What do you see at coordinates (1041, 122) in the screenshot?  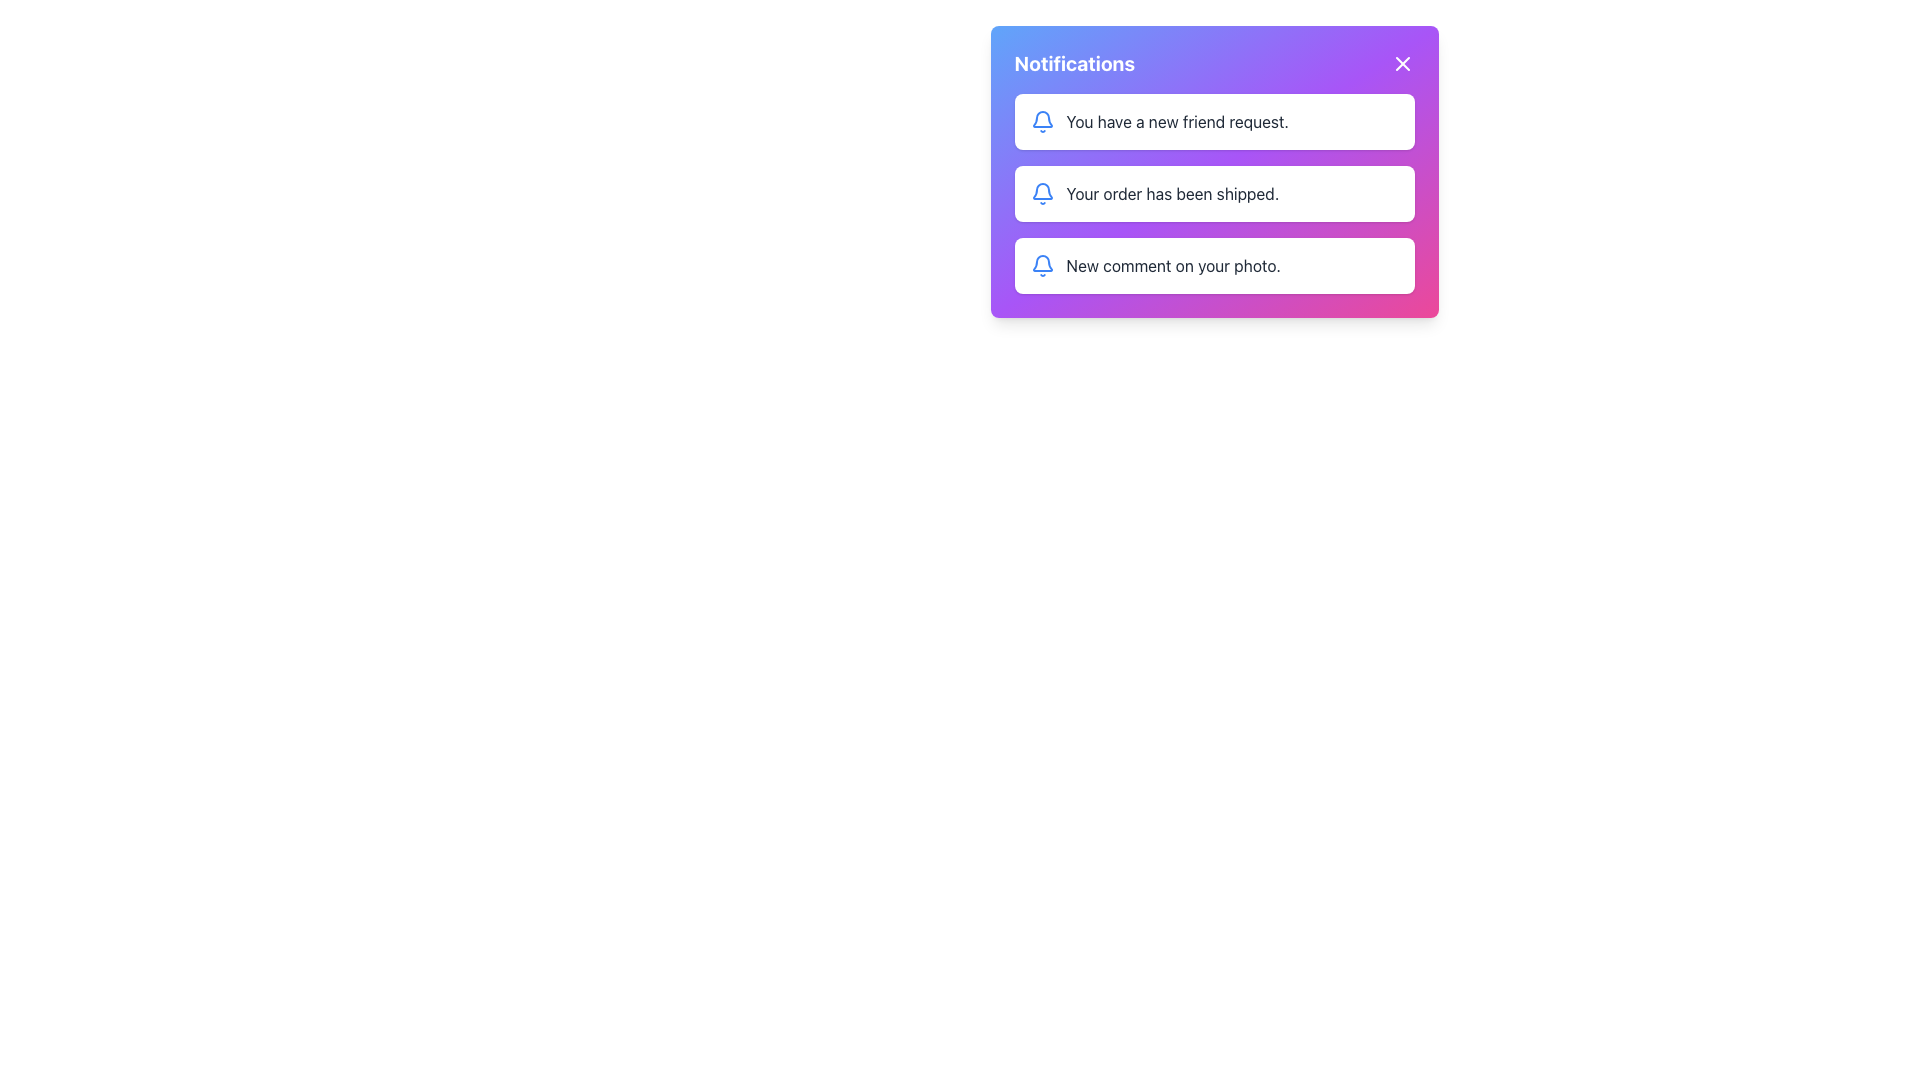 I see `notification icon located at the top-left corner of the first notification card, adjacent to the text 'You have a new friend request.'` at bounding box center [1041, 122].